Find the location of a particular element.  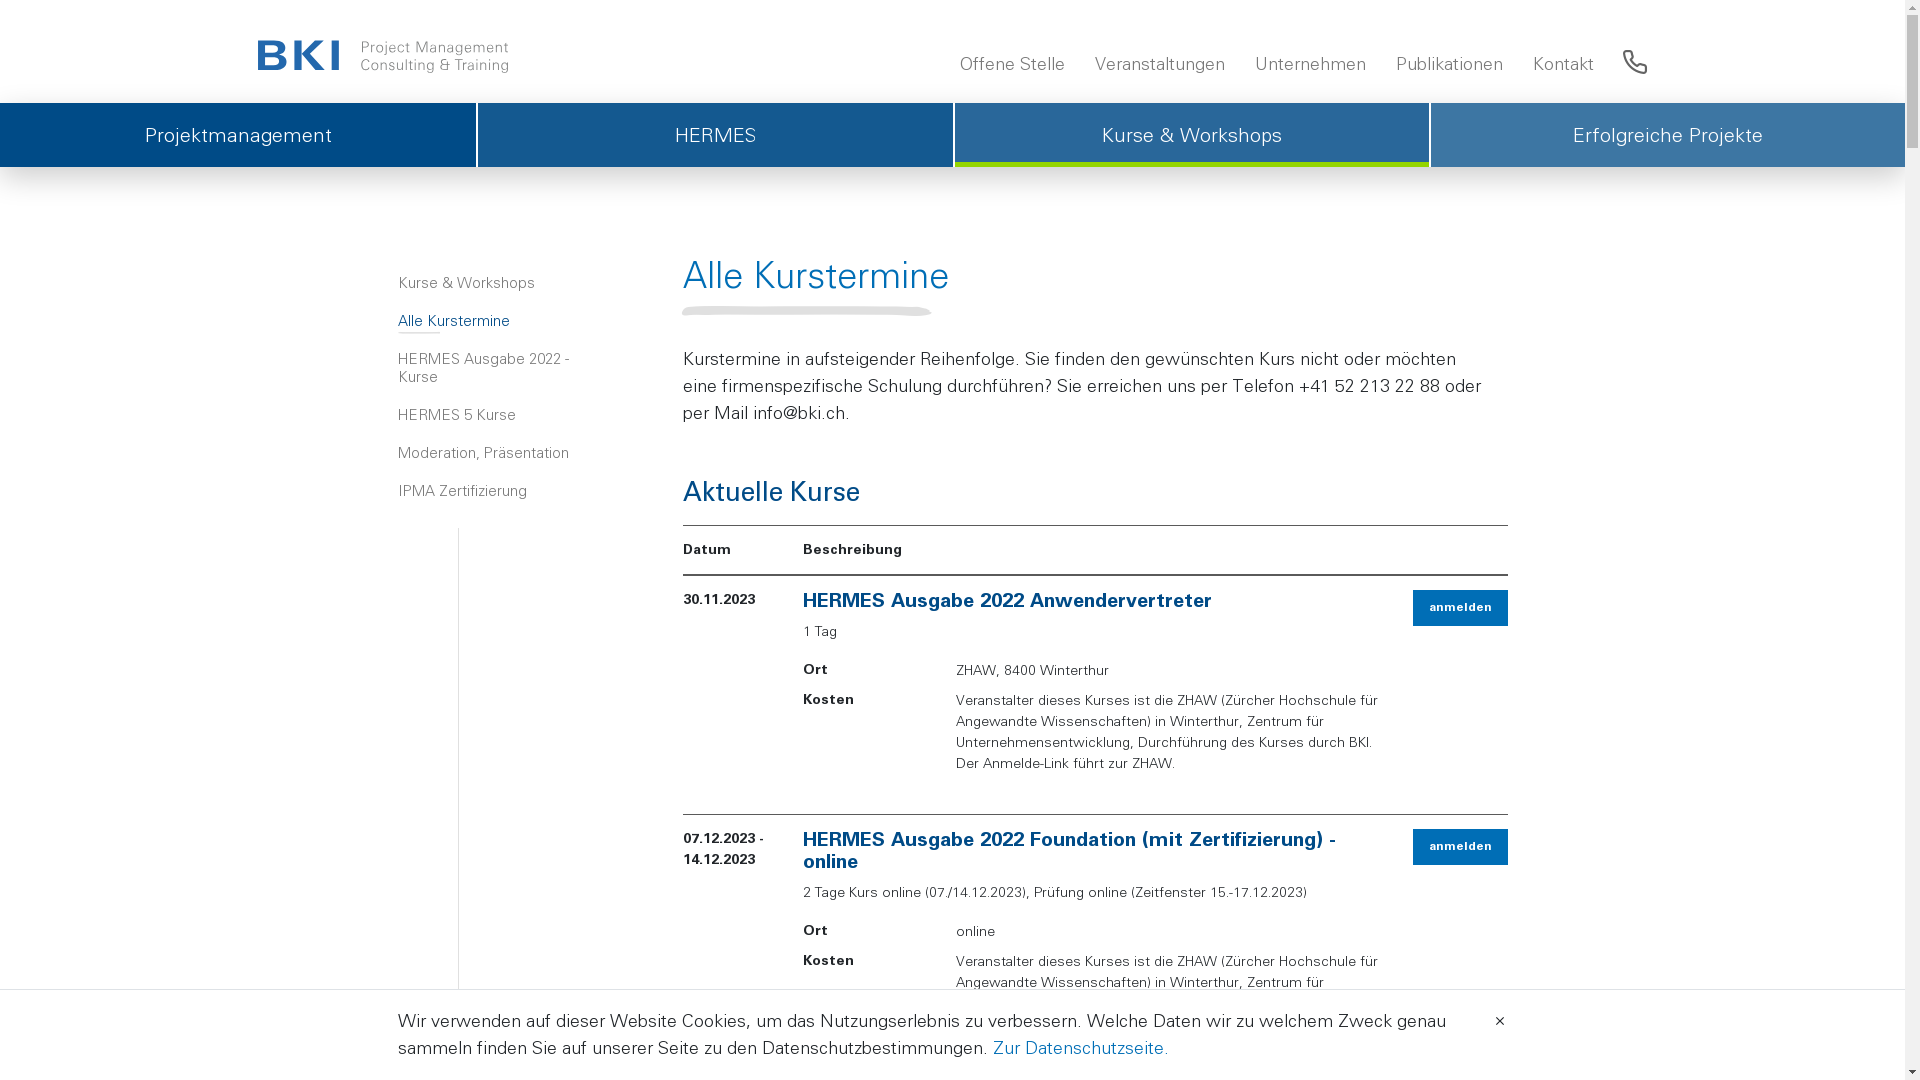

'Kontakt' is located at coordinates (1562, 63).